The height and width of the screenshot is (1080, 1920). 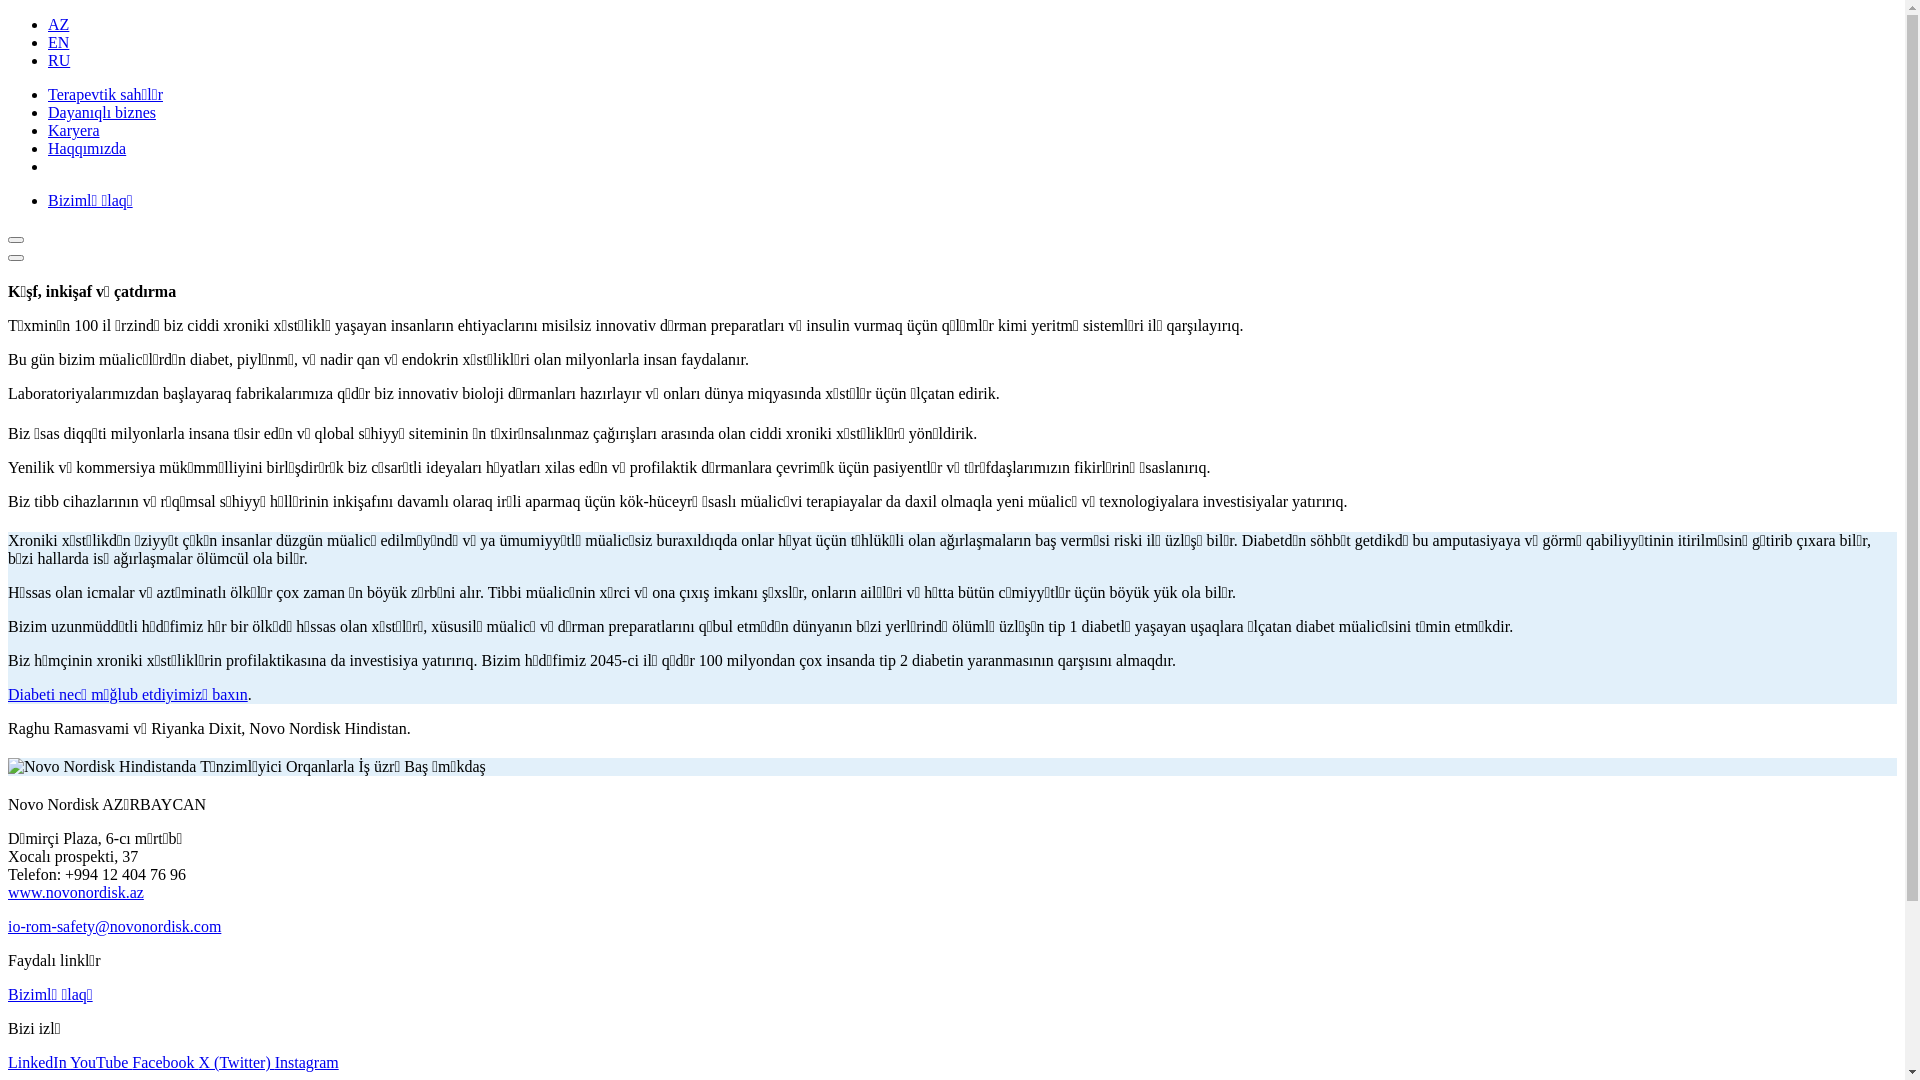 I want to click on 'www.novonordisk.az', so click(x=76, y=891).